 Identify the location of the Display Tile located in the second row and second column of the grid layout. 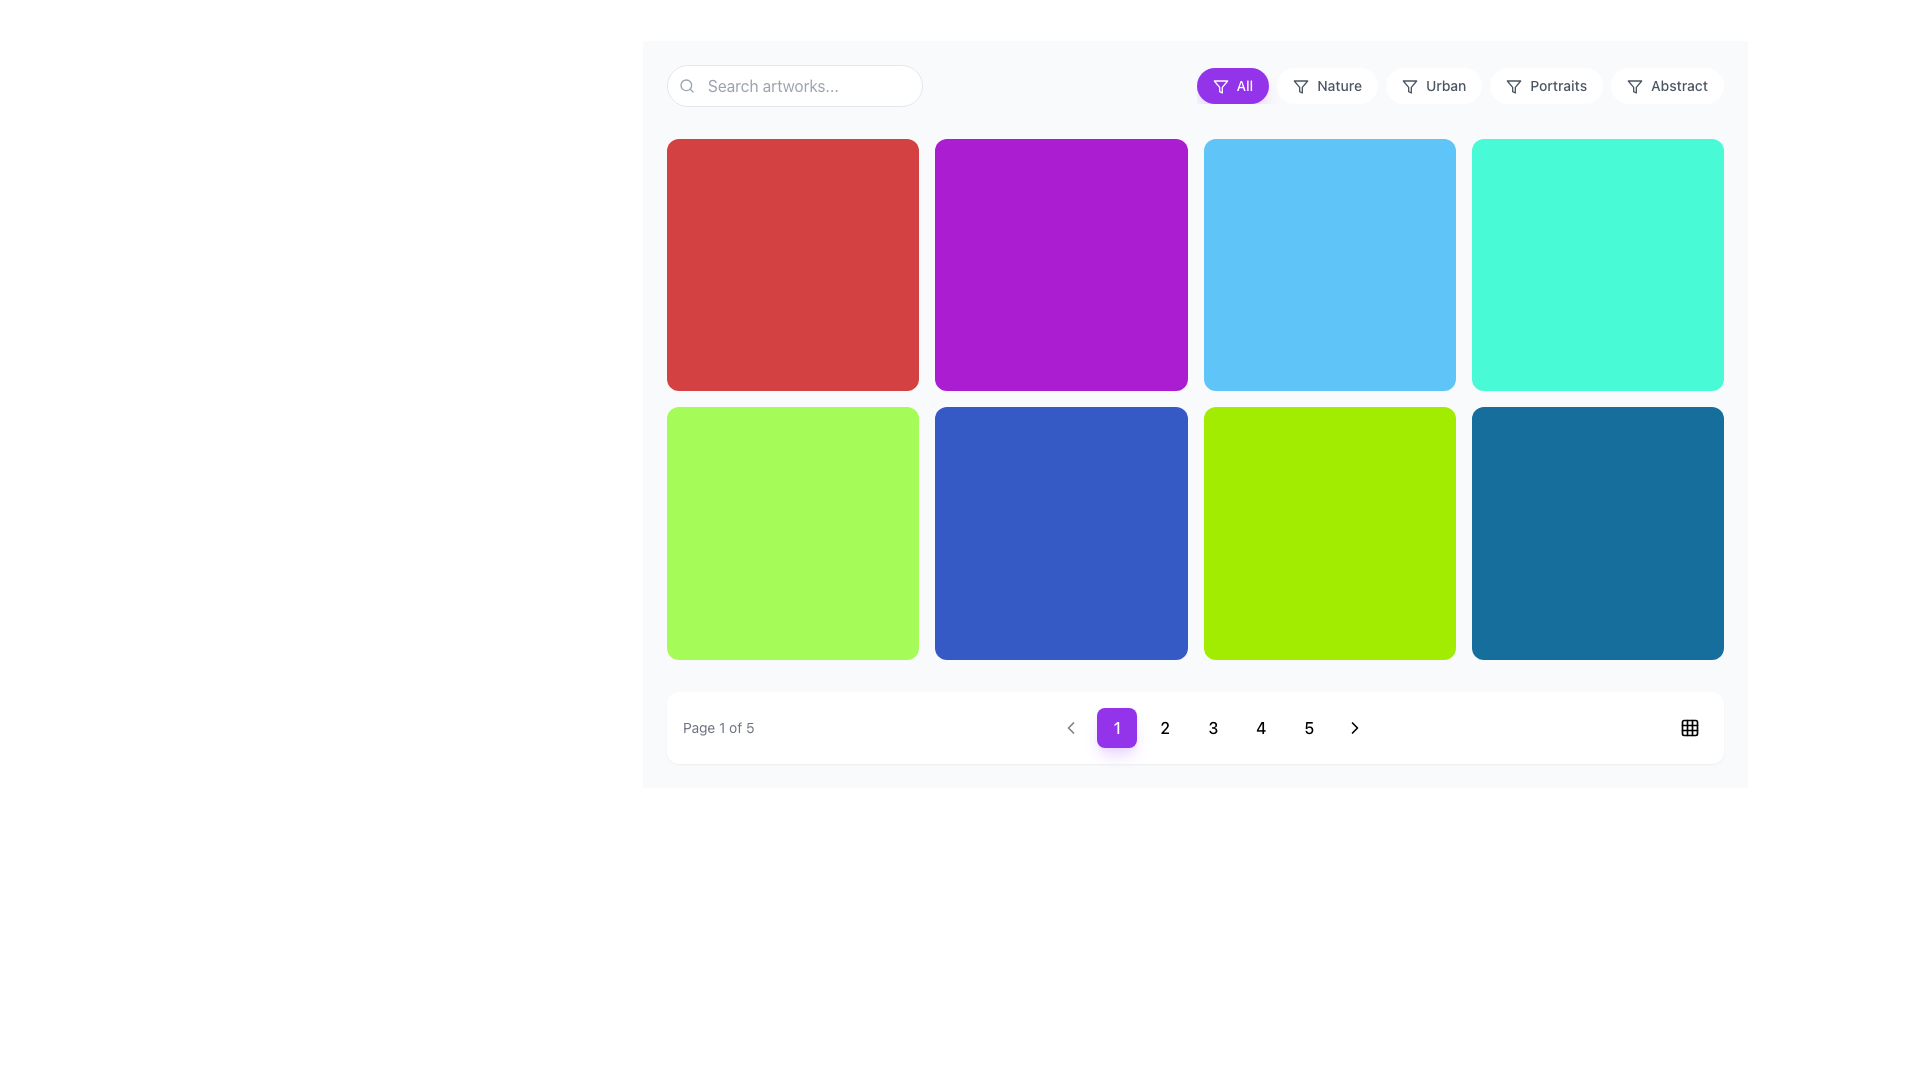
(1060, 532).